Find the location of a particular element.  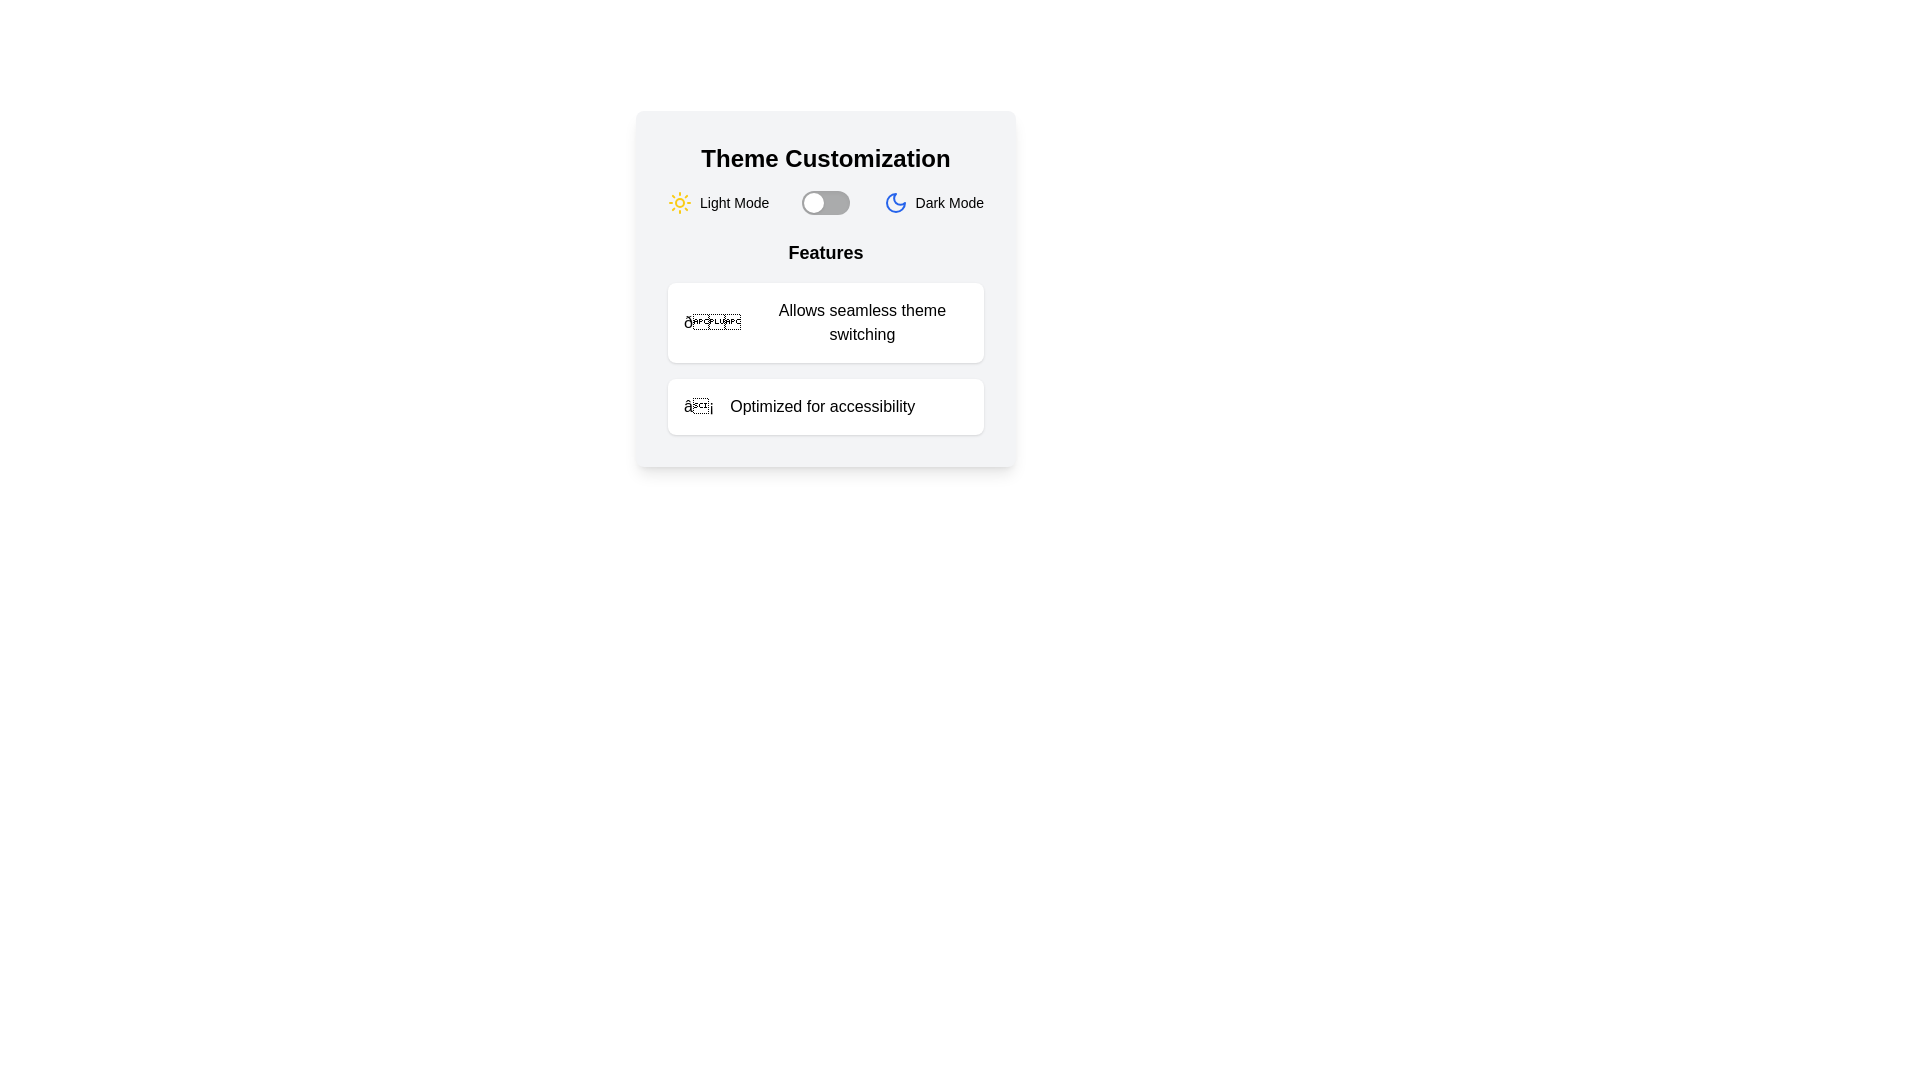

the Light Mode icon located in the upper-left corner of the 'Theme Customization' module is located at coordinates (680, 203).